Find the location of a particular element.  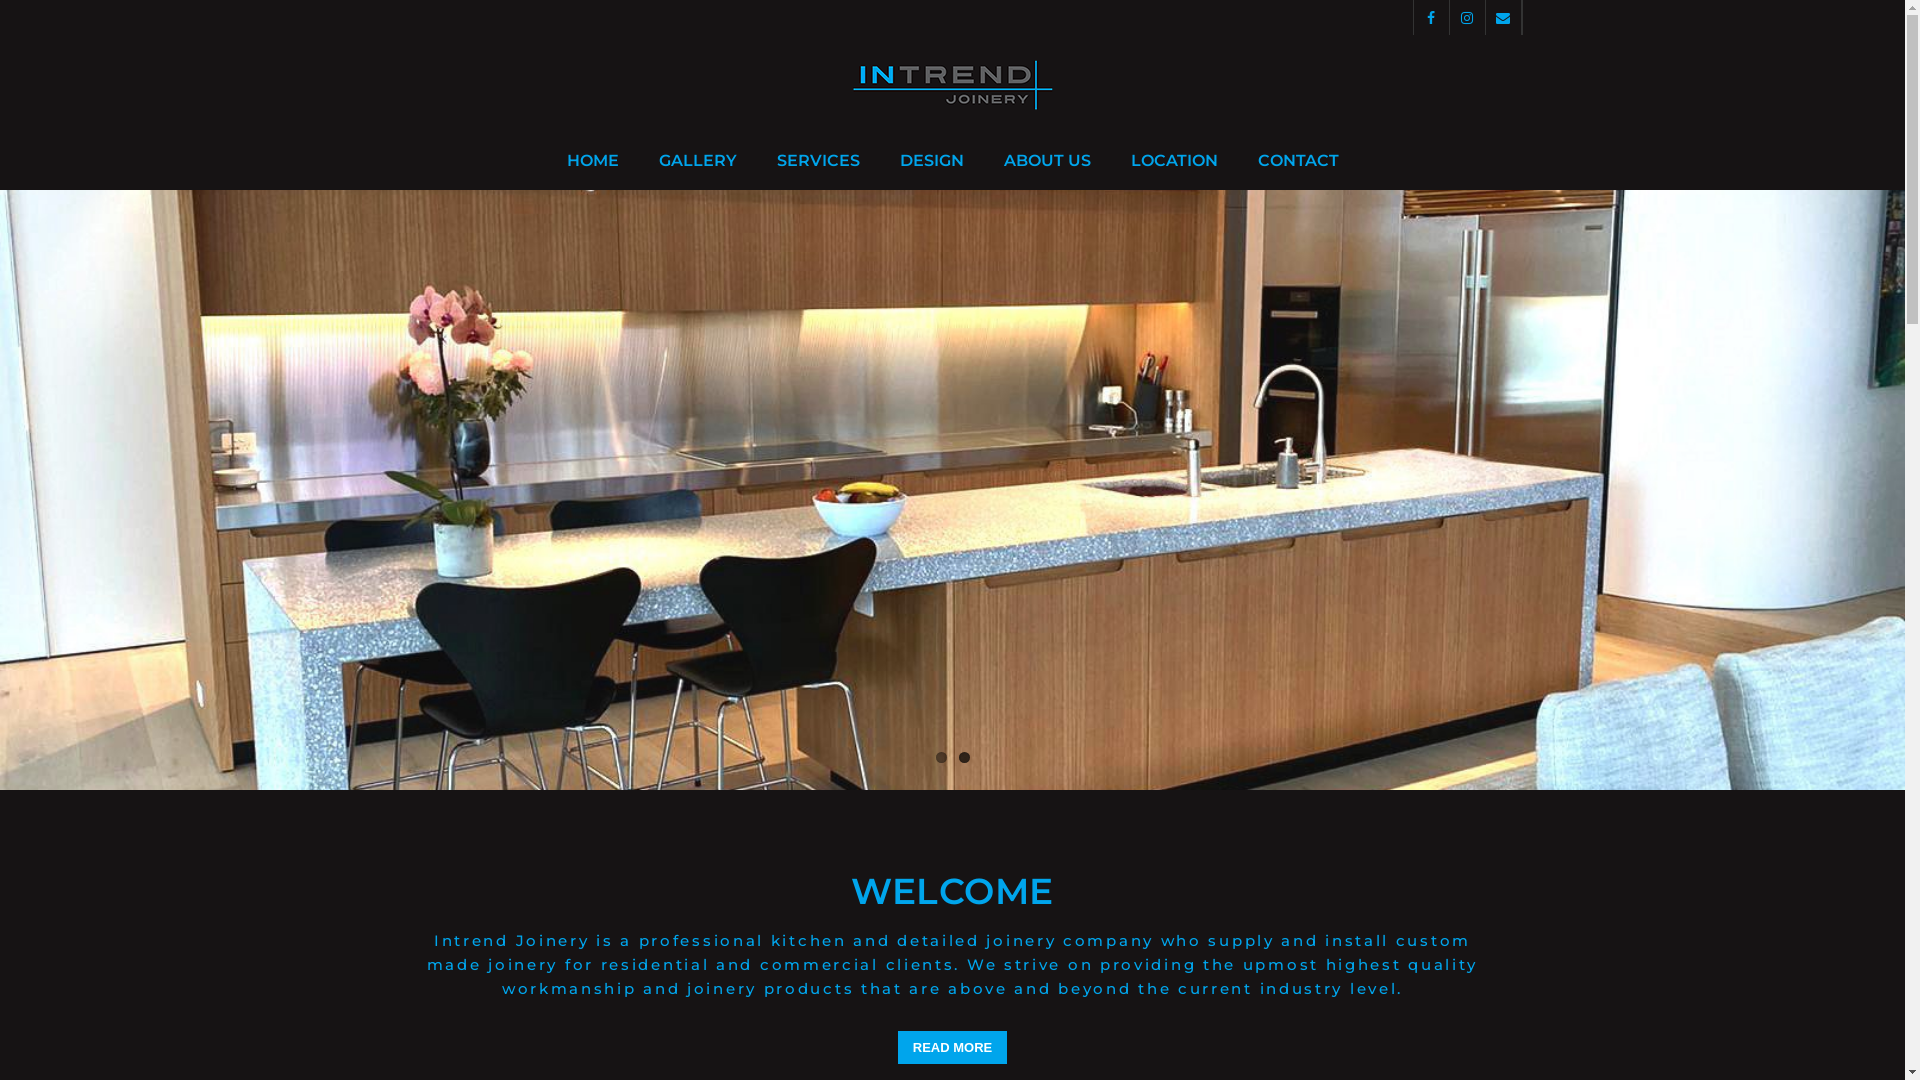

'1' is located at coordinates (935, 757).